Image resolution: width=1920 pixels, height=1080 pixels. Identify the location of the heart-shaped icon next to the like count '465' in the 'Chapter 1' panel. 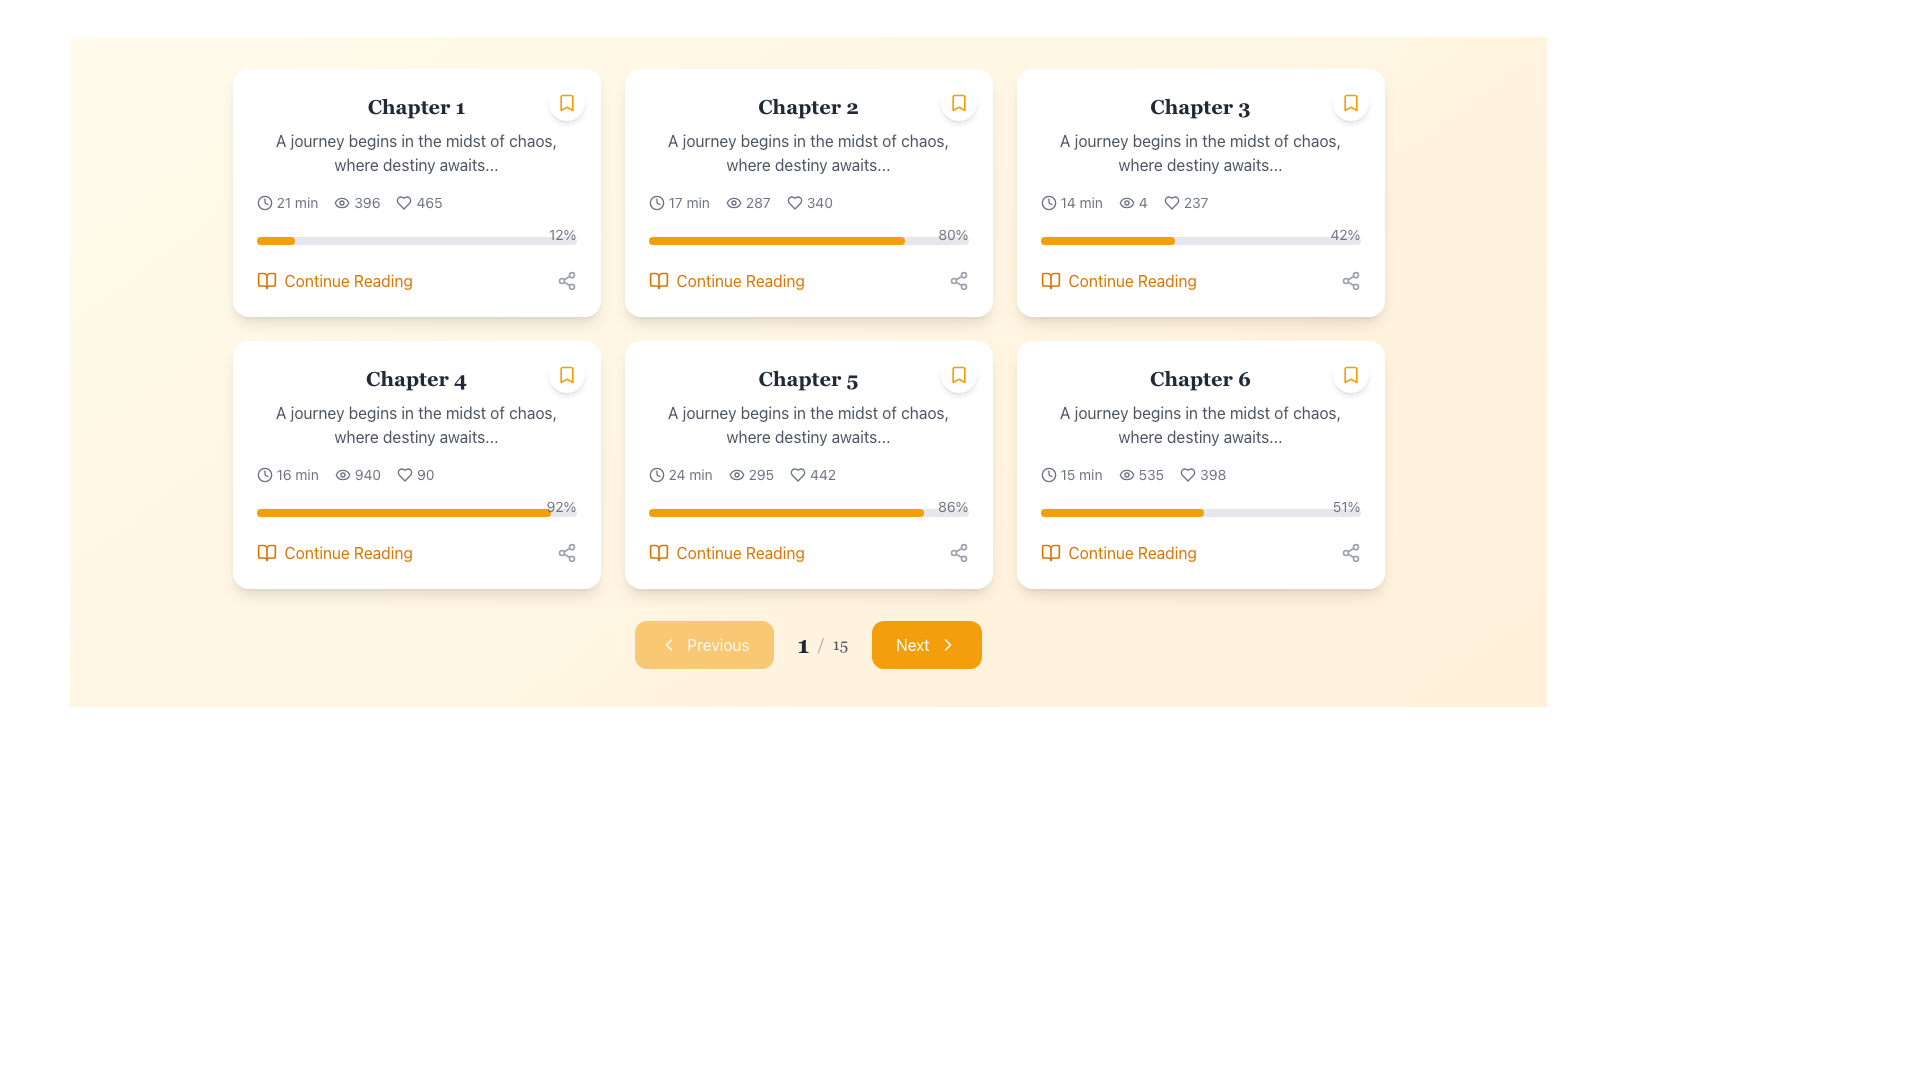
(403, 203).